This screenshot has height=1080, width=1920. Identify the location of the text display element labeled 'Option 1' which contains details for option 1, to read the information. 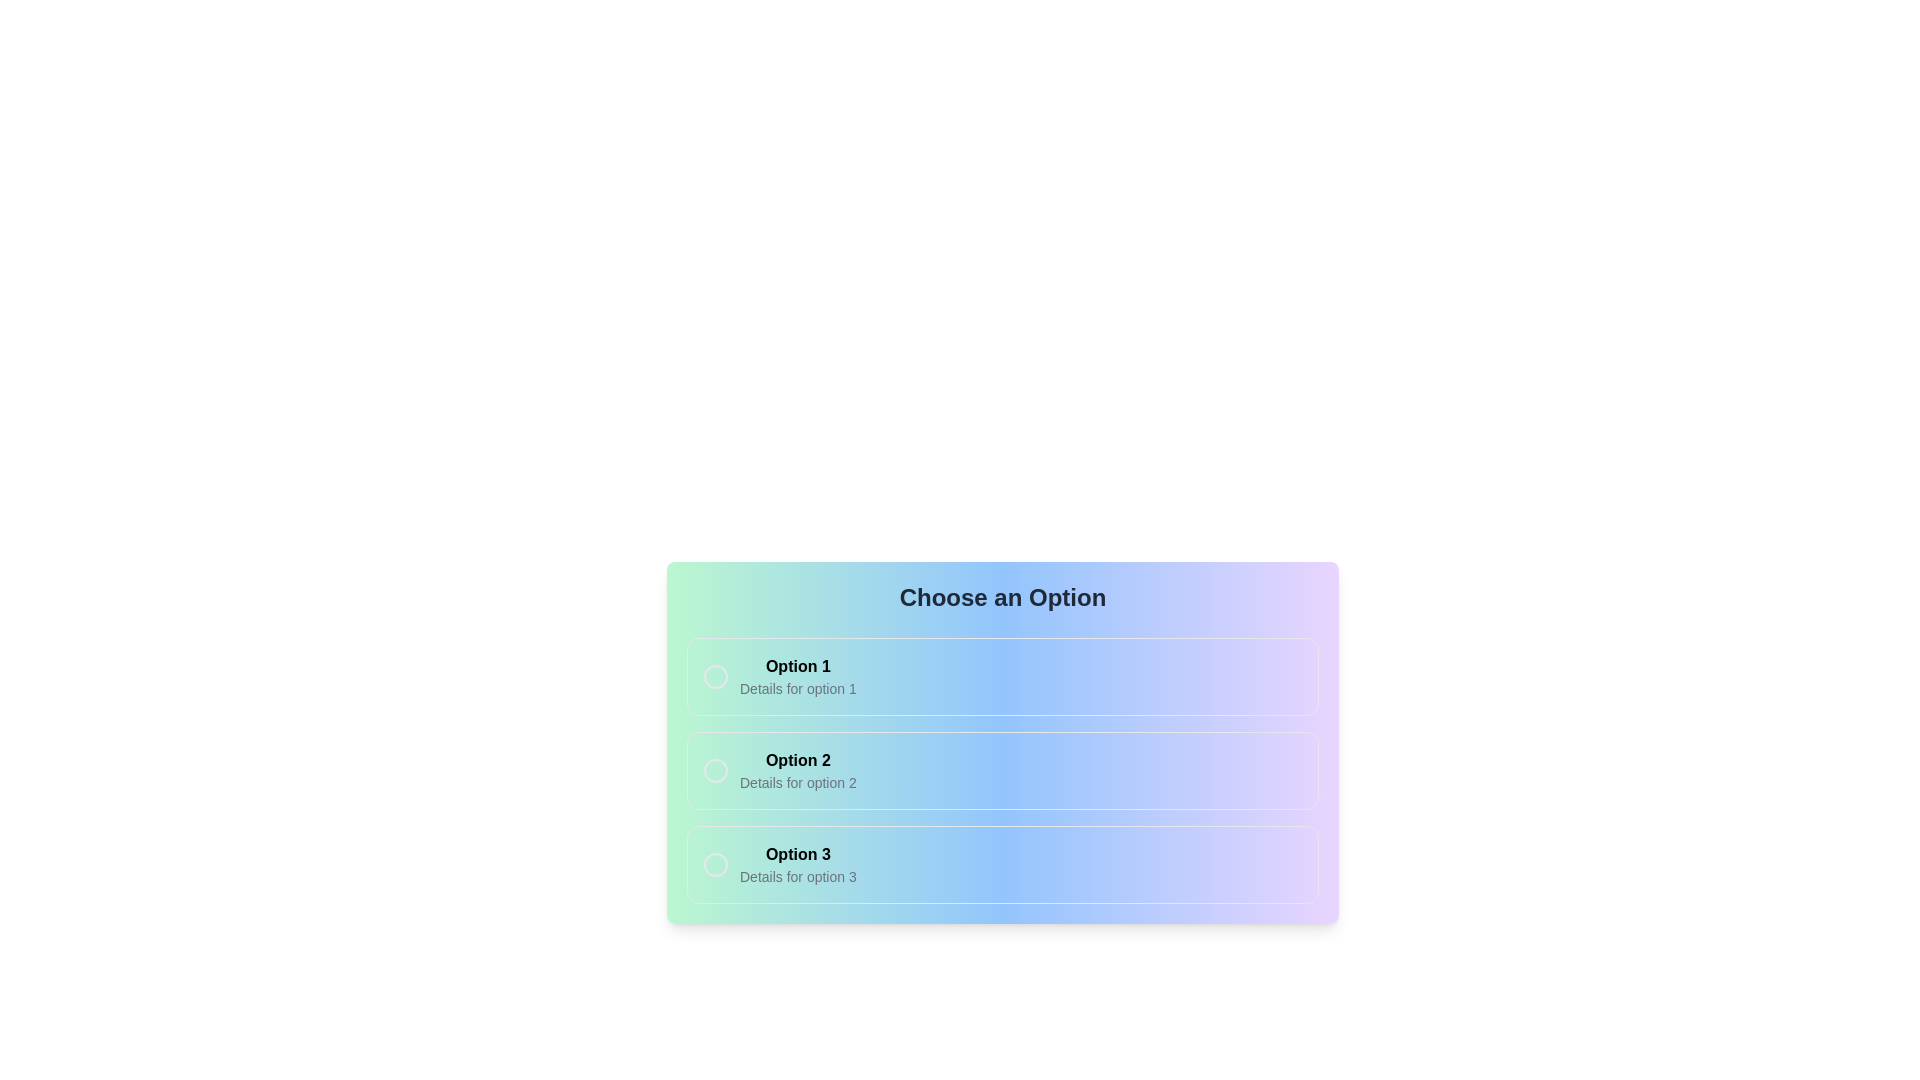
(797, 676).